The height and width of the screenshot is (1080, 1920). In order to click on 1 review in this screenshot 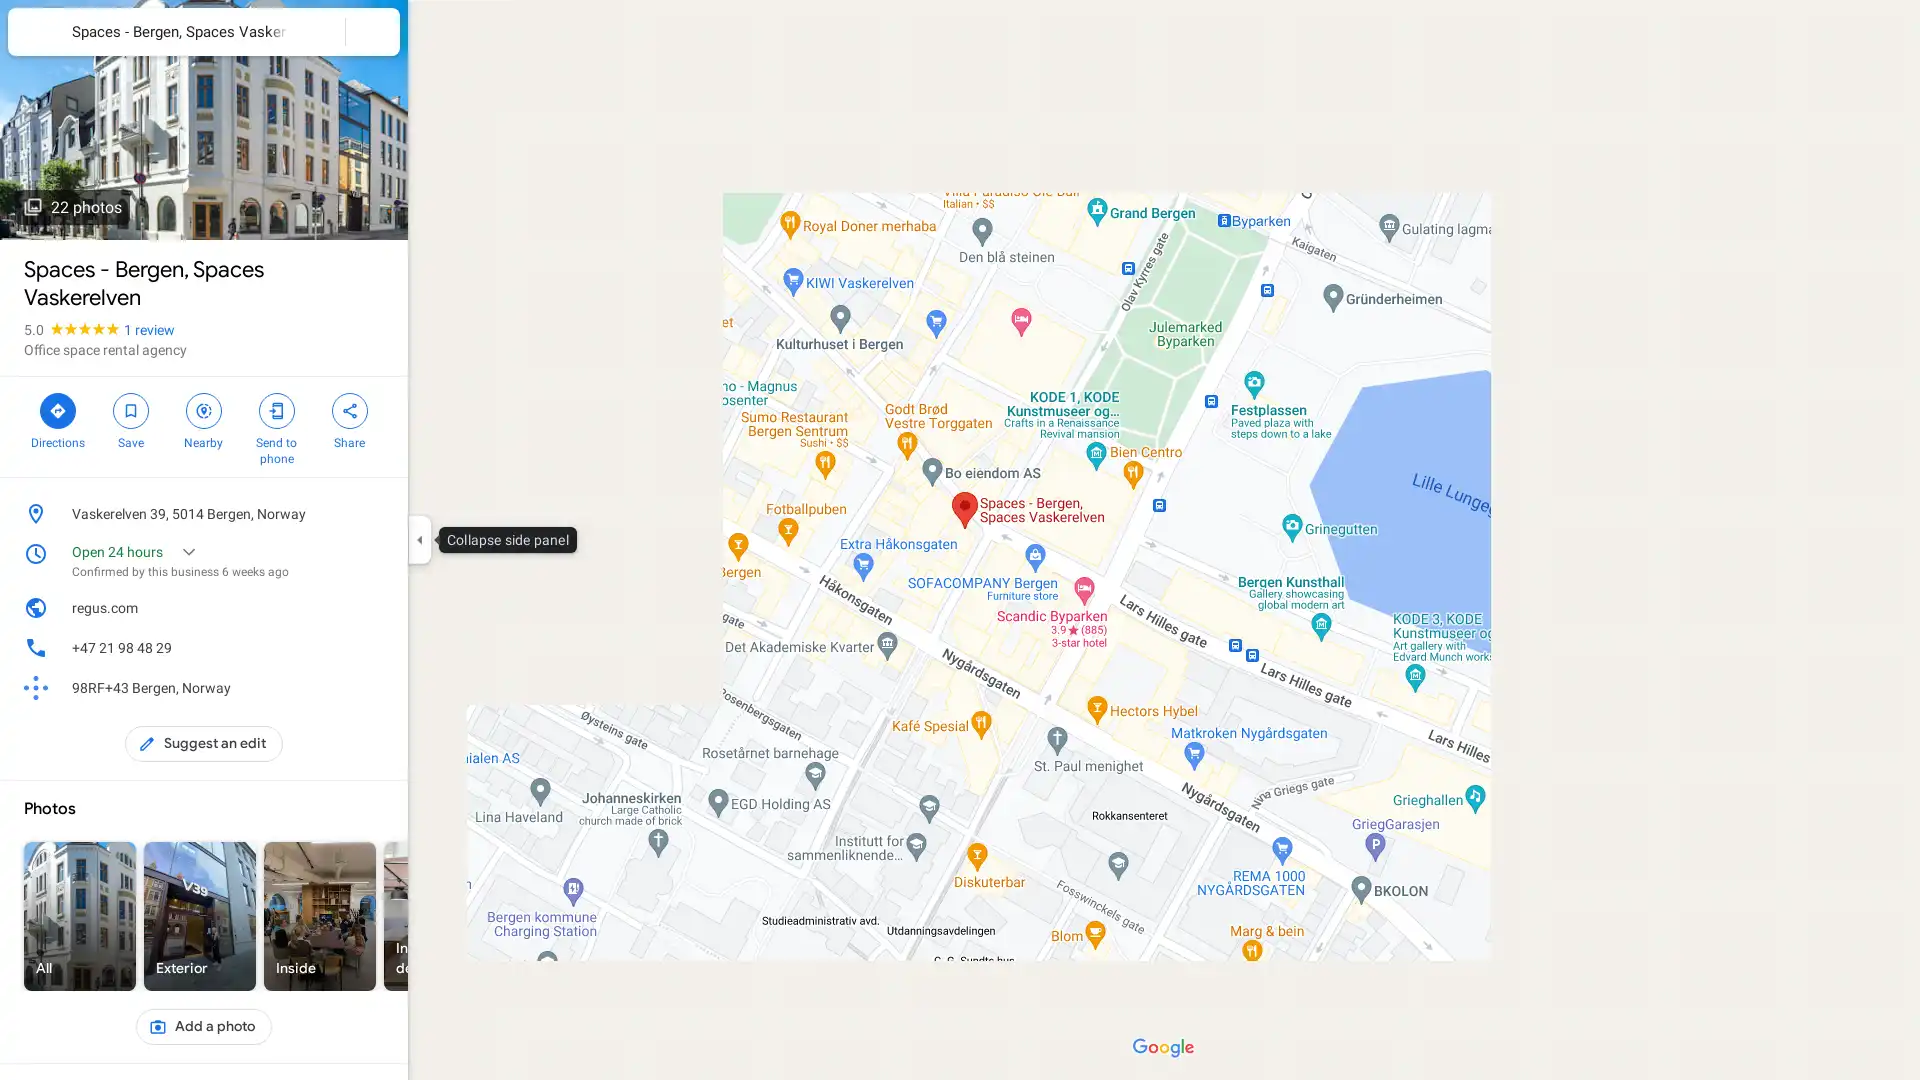, I will do `click(148, 329)`.